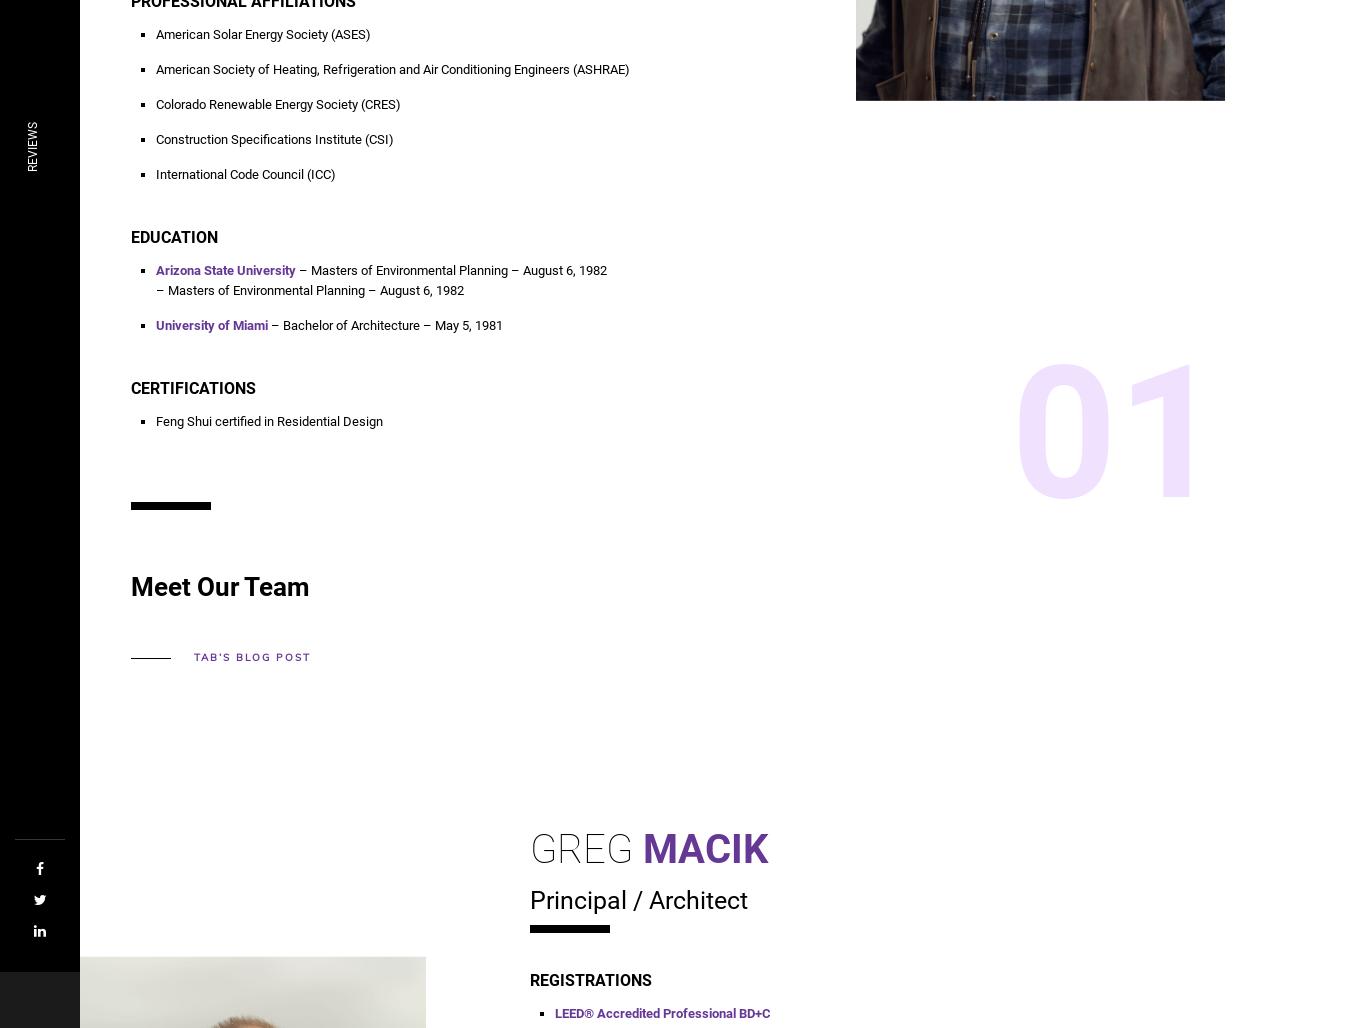 The image size is (1350, 1028). What do you see at coordinates (384, 324) in the screenshot?
I see `'– Bachelor of Architecture – May 5, 1981'` at bounding box center [384, 324].